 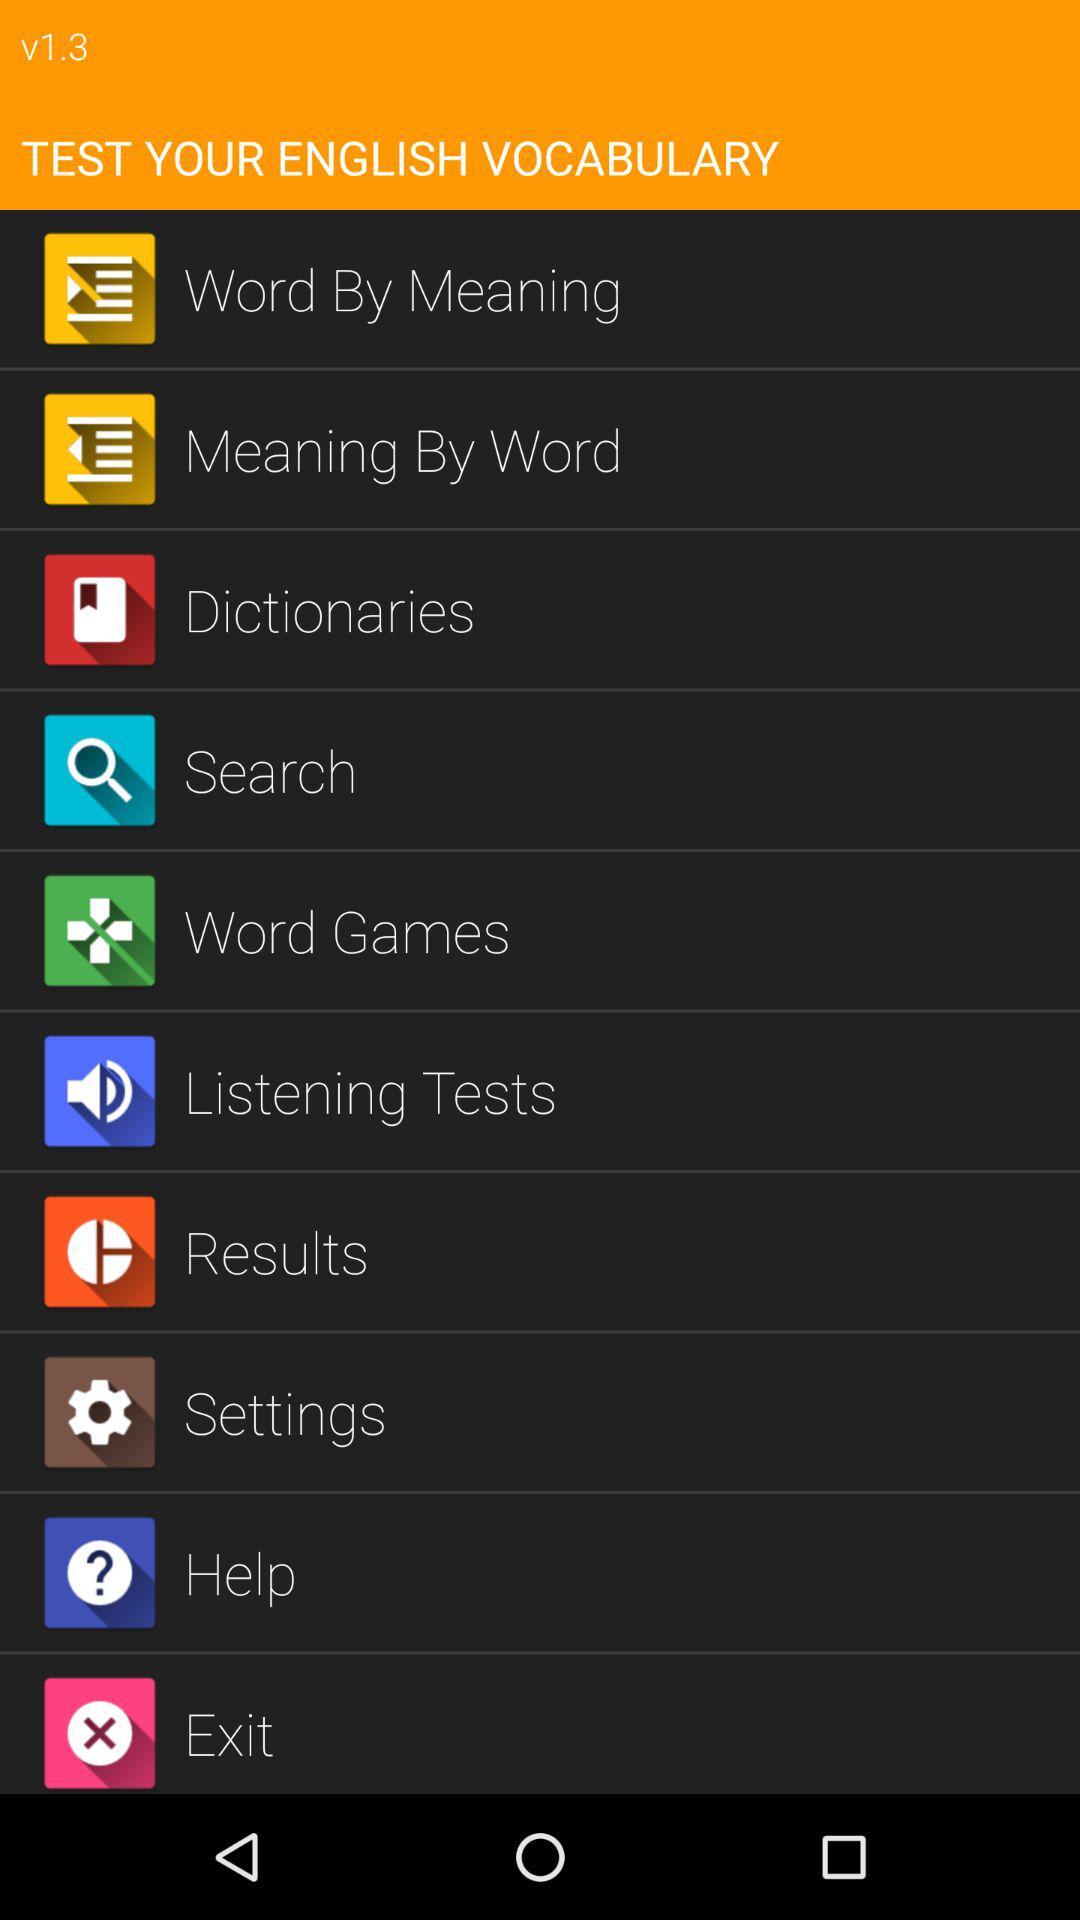 What do you see at coordinates (623, 1411) in the screenshot?
I see `the item above help item` at bounding box center [623, 1411].